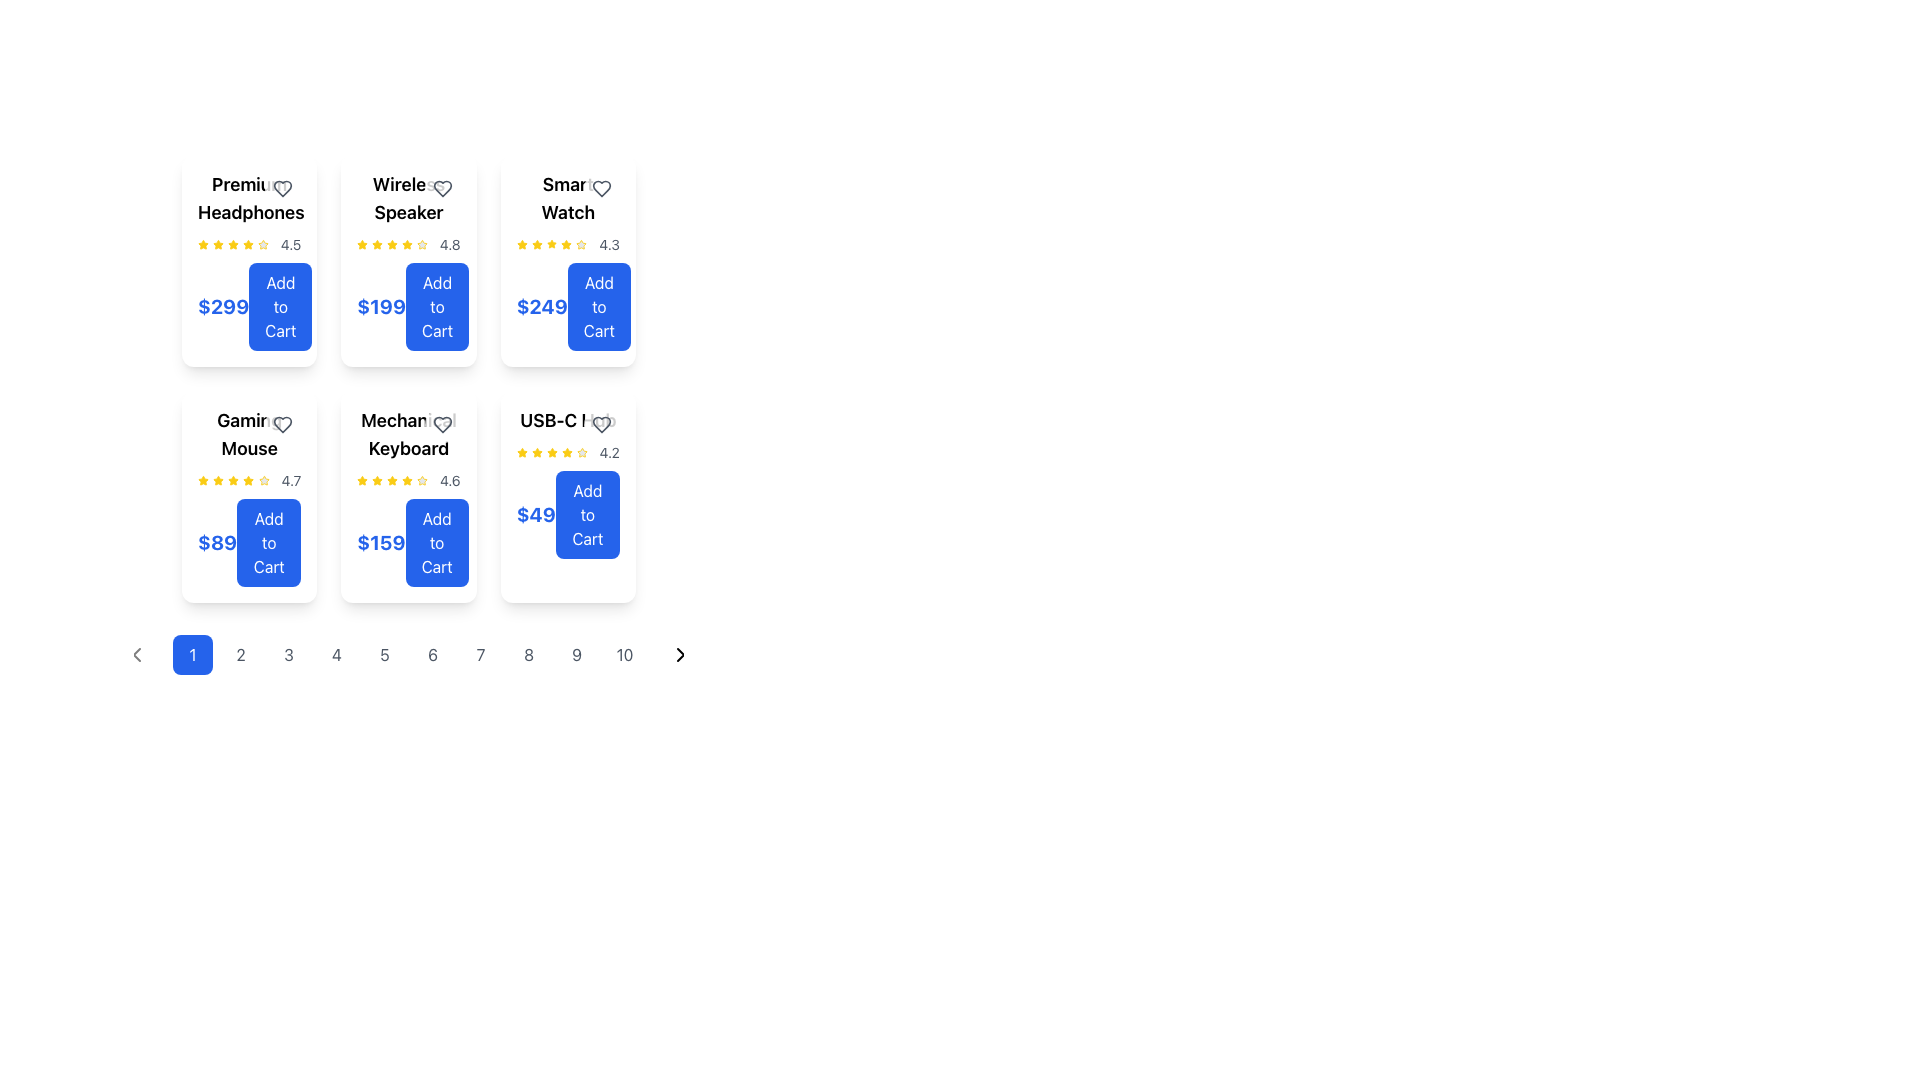  What do you see at coordinates (282, 423) in the screenshot?
I see `the favorite button located at the top-right corner of the 'Gaming Mouse' product card to mark it as a favorite` at bounding box center [282, 423].